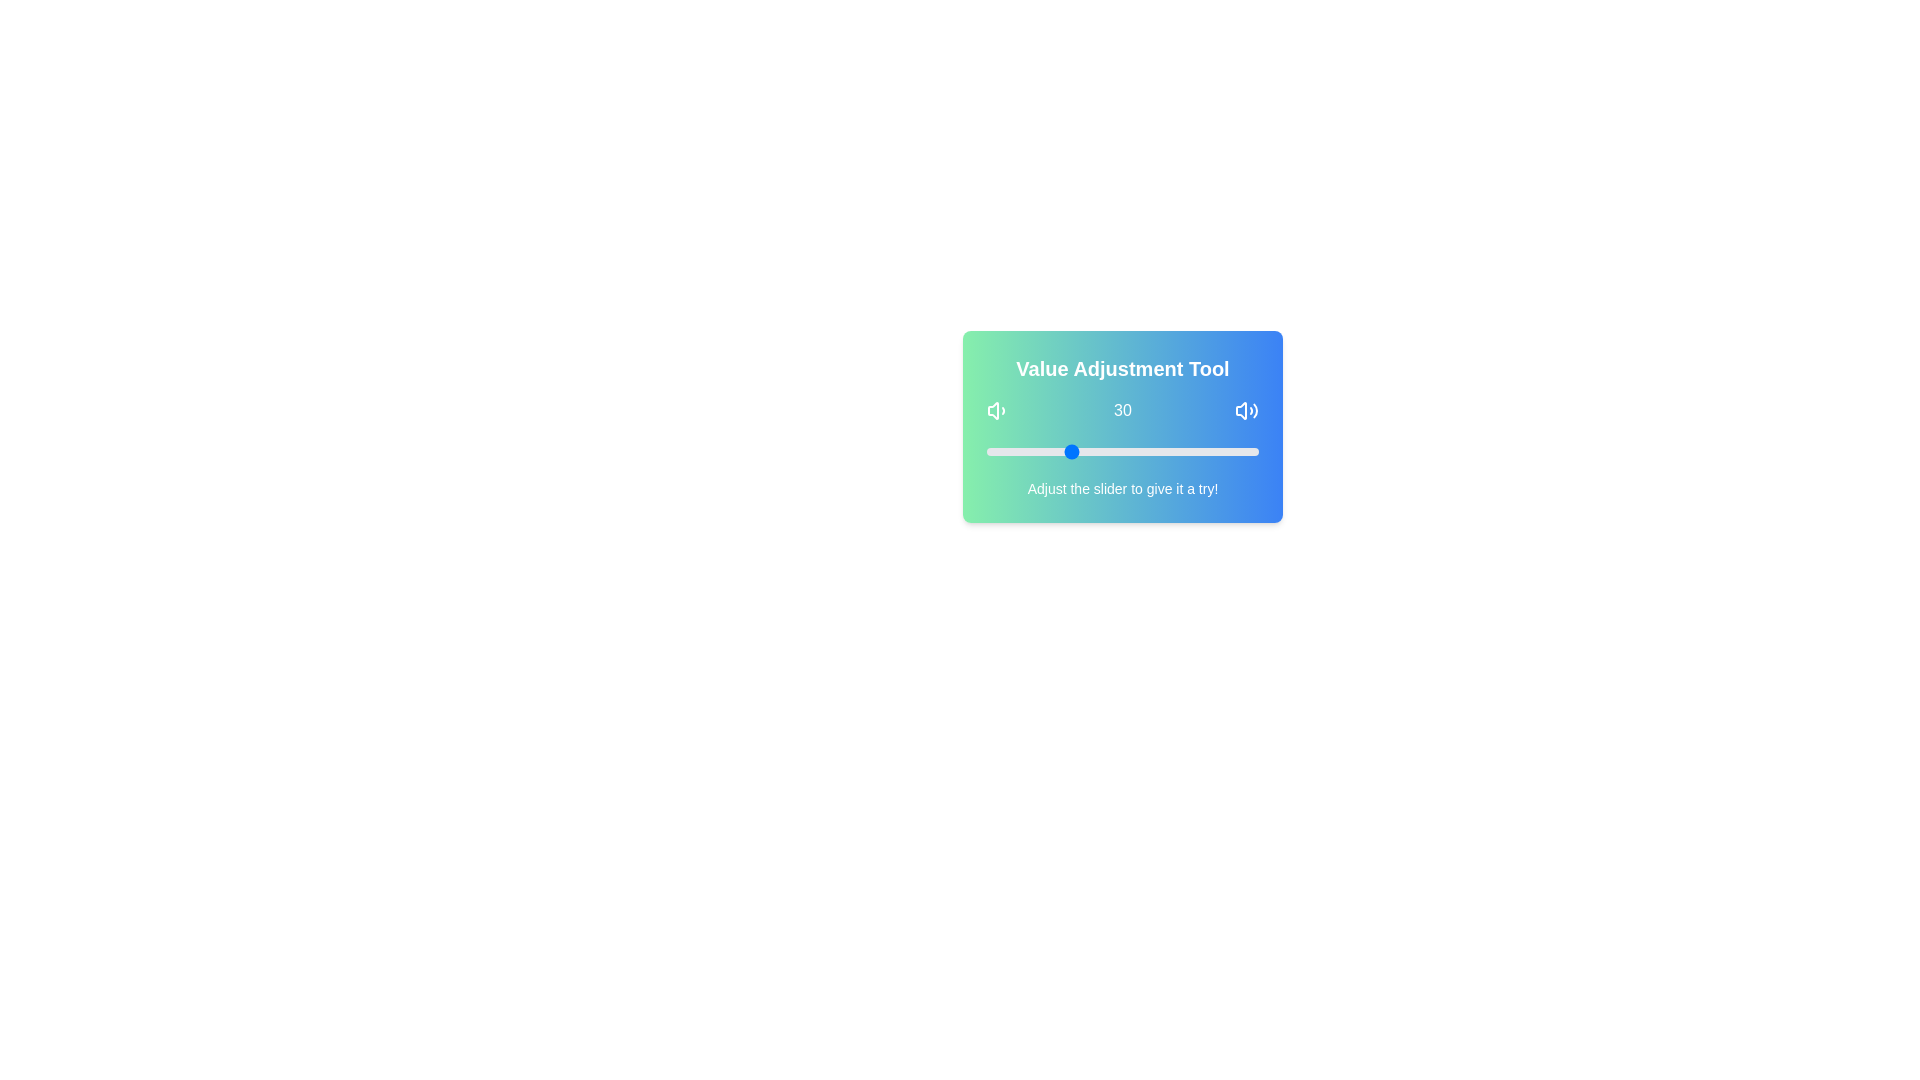 The width and height of the screenshot is (1920, 1080). Describe the element at coordinates (993, 410) in the screenshot. I see `the volume control icon located on the left side of the volume adjustment tool interface, adjacent to the numerical value indicating the volume level` at that location.